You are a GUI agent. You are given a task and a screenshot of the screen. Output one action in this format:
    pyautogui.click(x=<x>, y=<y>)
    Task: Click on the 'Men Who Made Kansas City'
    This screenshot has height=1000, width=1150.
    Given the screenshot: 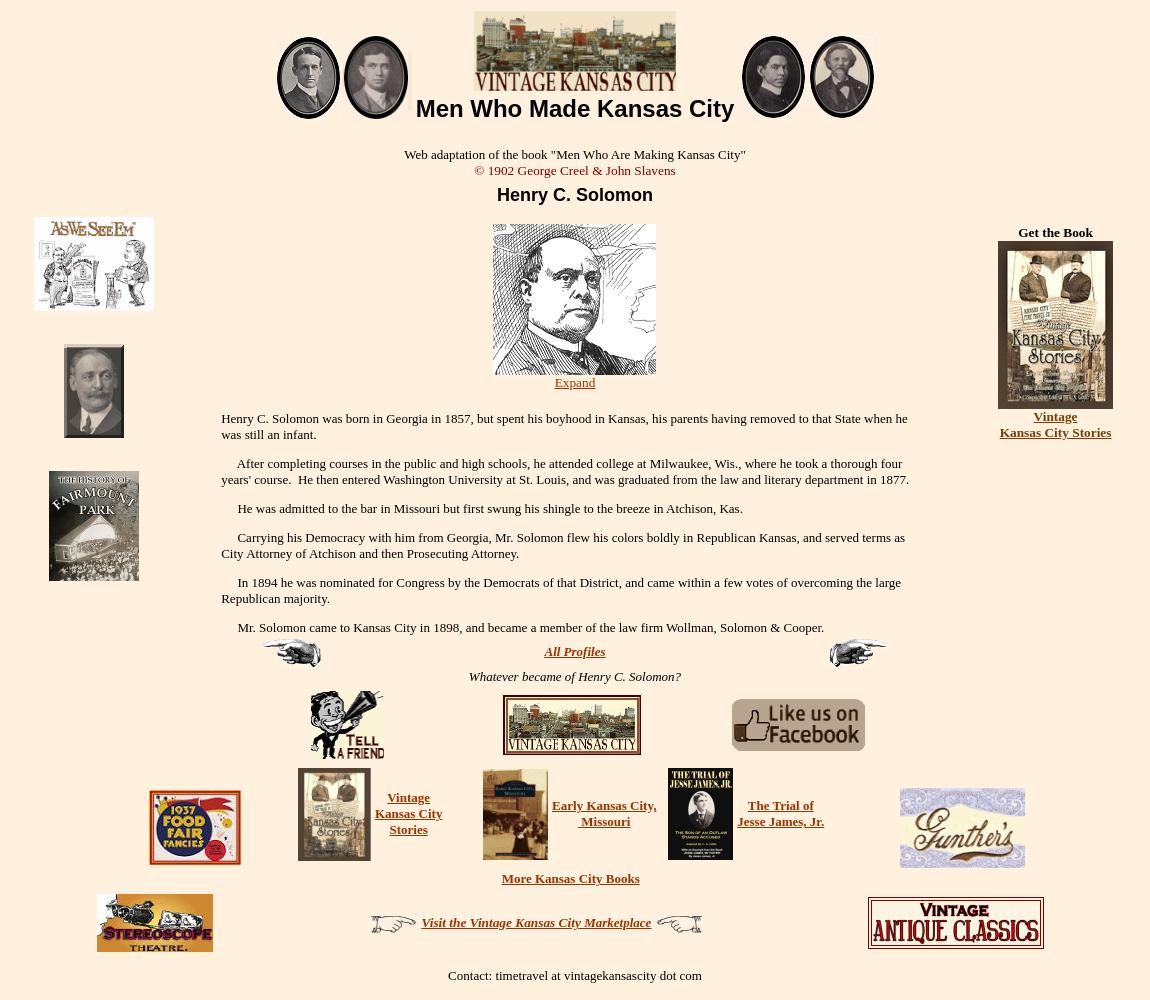 What is the action you would take?
    pyautogui.click(x=574, y=107)
    